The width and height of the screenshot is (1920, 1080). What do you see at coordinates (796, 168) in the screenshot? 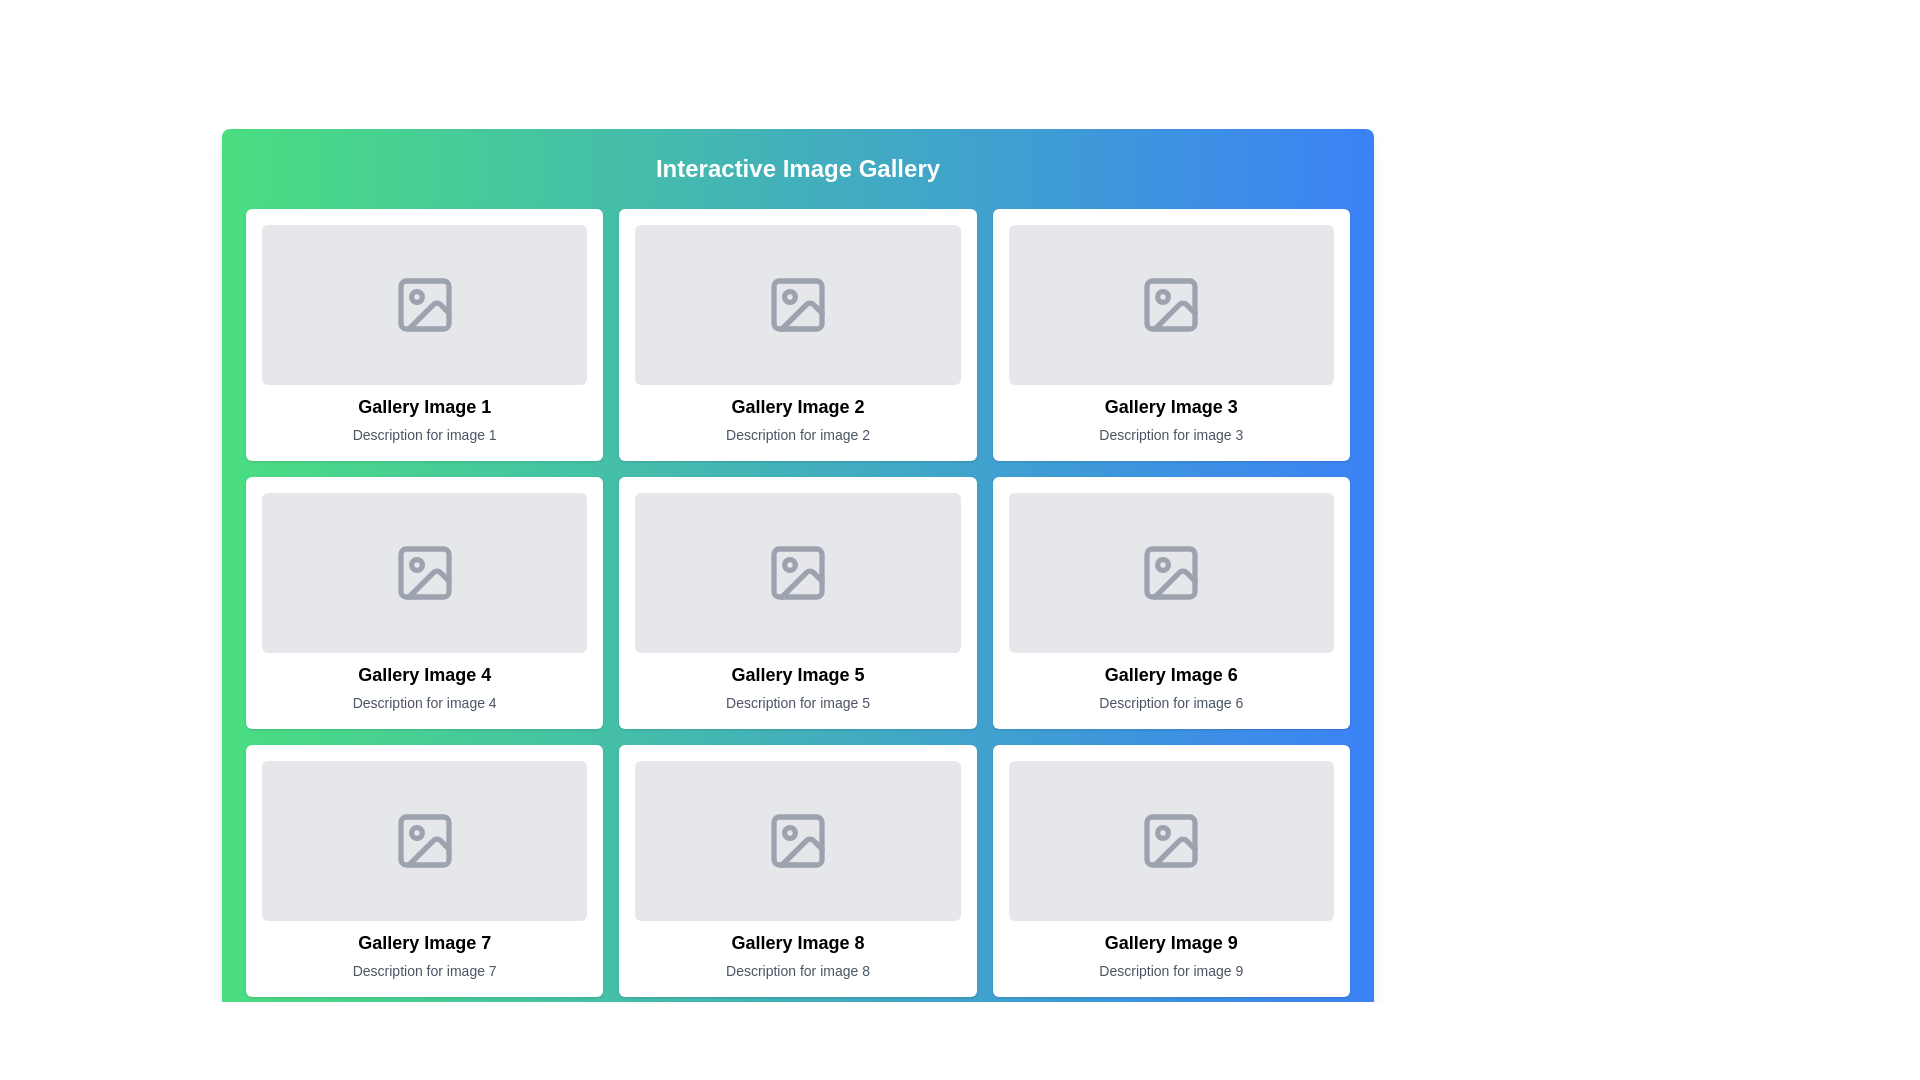
I see `the static text labeled 'Interactive Image Gallery', which is styled with large bold font and is prominently displayed at the top of the page above the image grid` at bounding box center [796, 168].